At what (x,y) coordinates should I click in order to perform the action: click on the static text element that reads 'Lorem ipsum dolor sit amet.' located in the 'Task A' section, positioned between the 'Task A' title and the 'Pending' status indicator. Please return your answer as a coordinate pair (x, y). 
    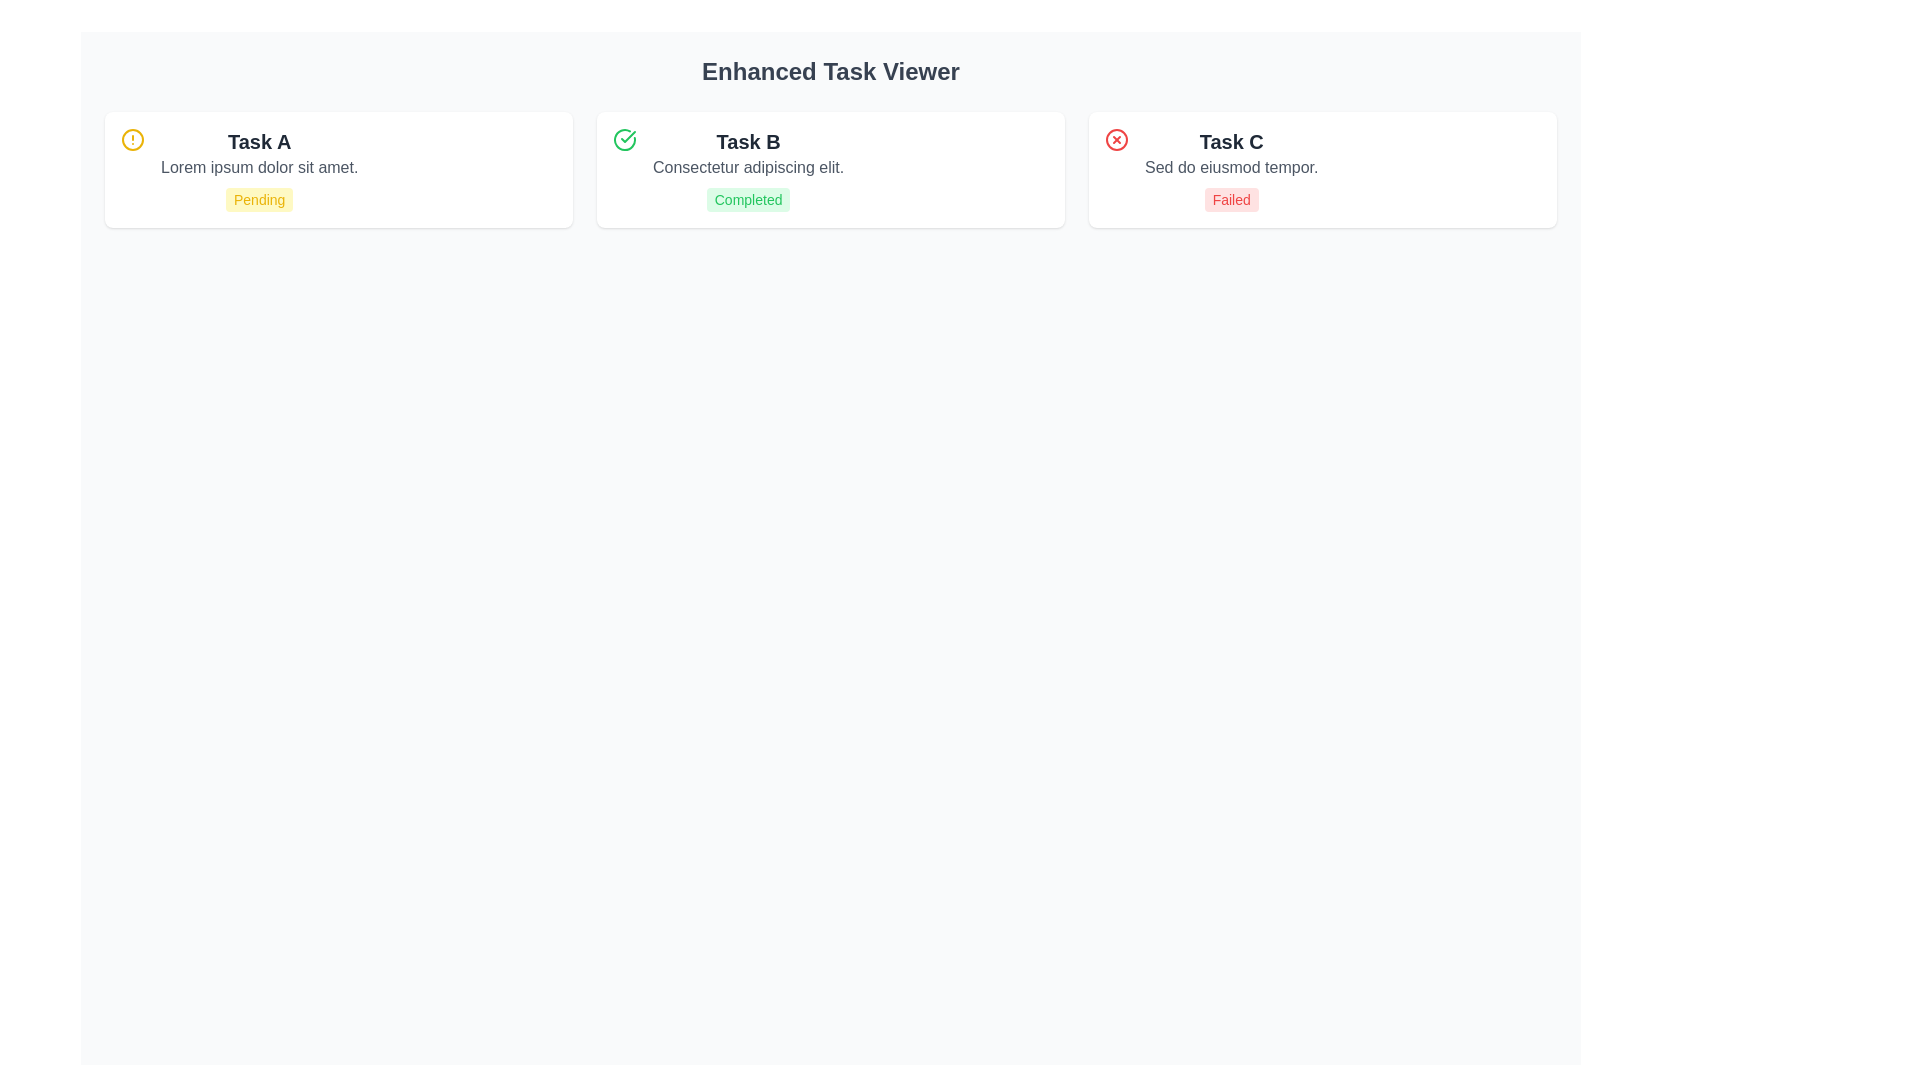
    Looking at the image, I should click on (258, 167).